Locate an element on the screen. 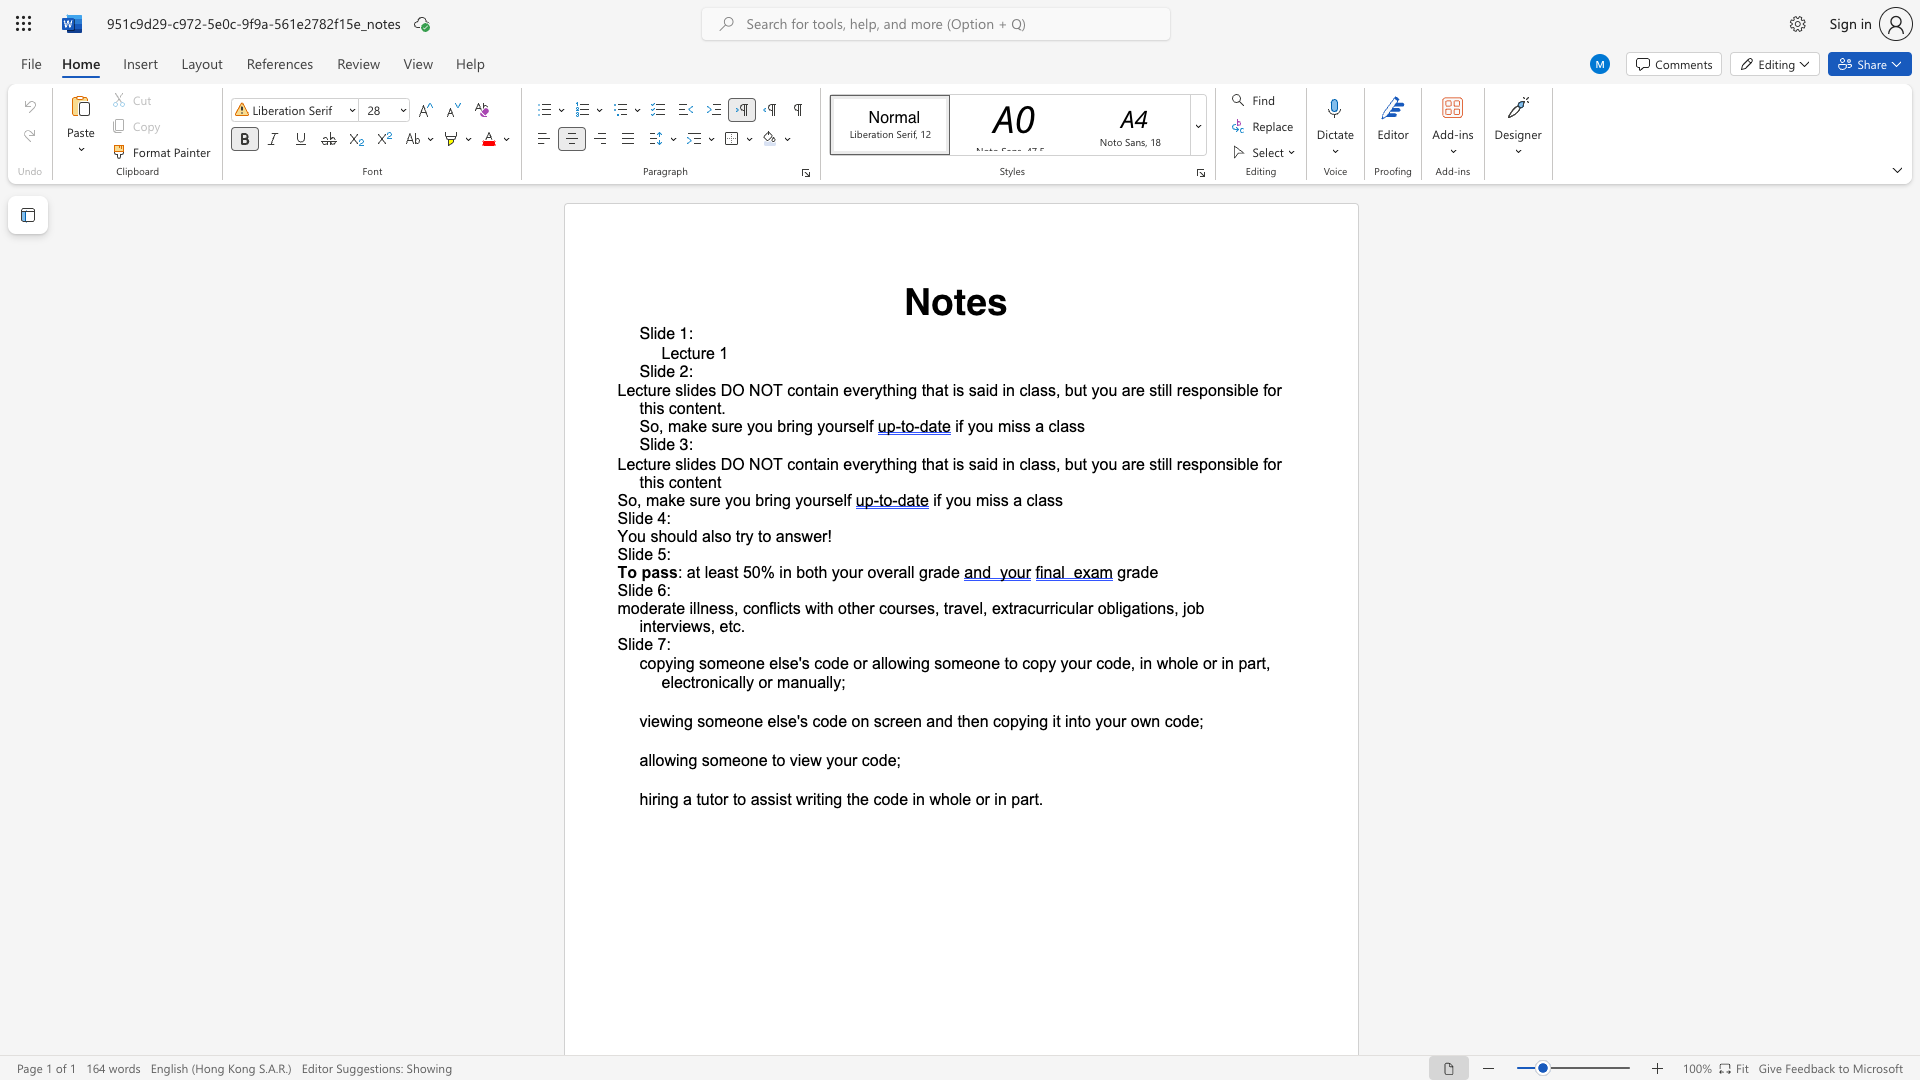 This screenshot has height=1080, width=1920. the subset text "curricular obligations, j" within the text "moderate illness, conflicts with other courses, travel, extracurricular obligations, job interviews, etc." is located at coordinates (1027, 607).